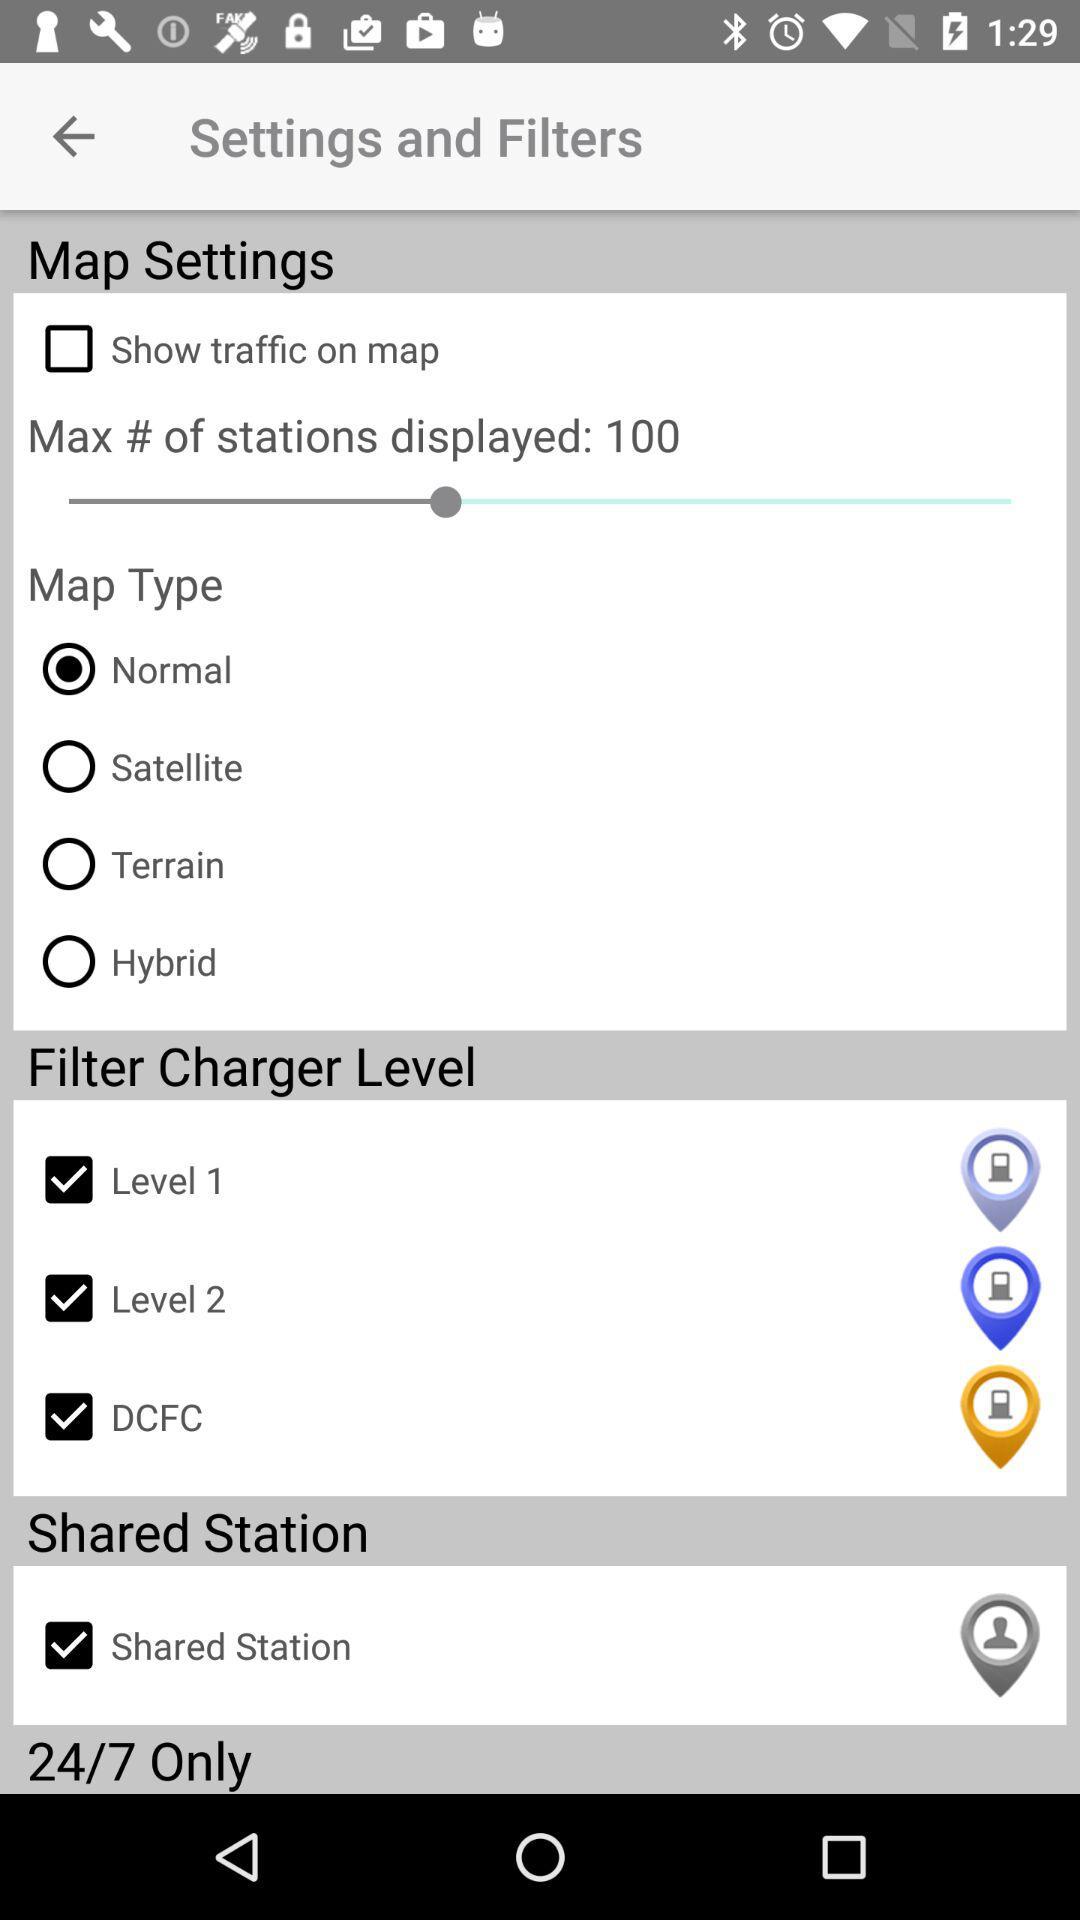 The height and width of the screenshot is (1920, 1080). I want to click on item above level 2 icon, so click(540, 1179).